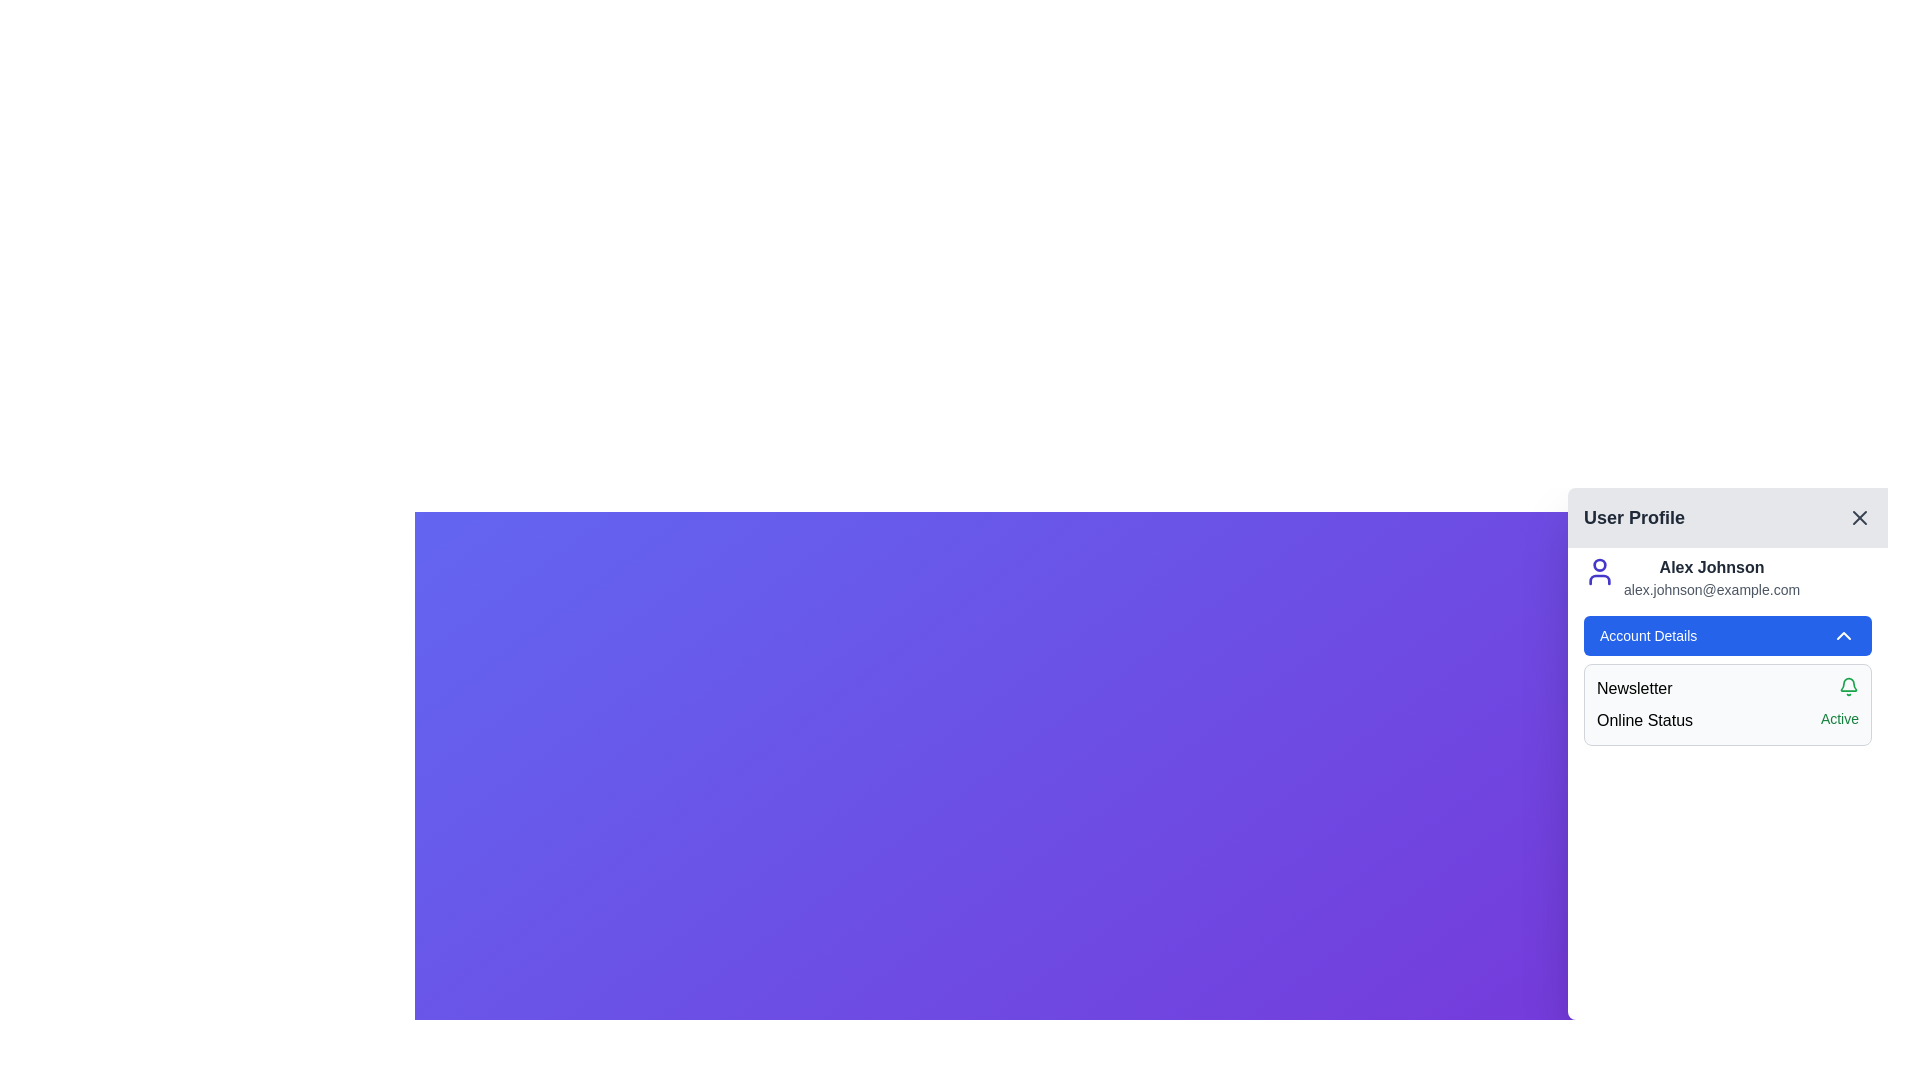  What do you see at coordinates (1842, 636) in the screenshot?
I see `the Chevron-Up icon located on the right-most side of the 'Account Details' button` at bounding box center [1842, 636].